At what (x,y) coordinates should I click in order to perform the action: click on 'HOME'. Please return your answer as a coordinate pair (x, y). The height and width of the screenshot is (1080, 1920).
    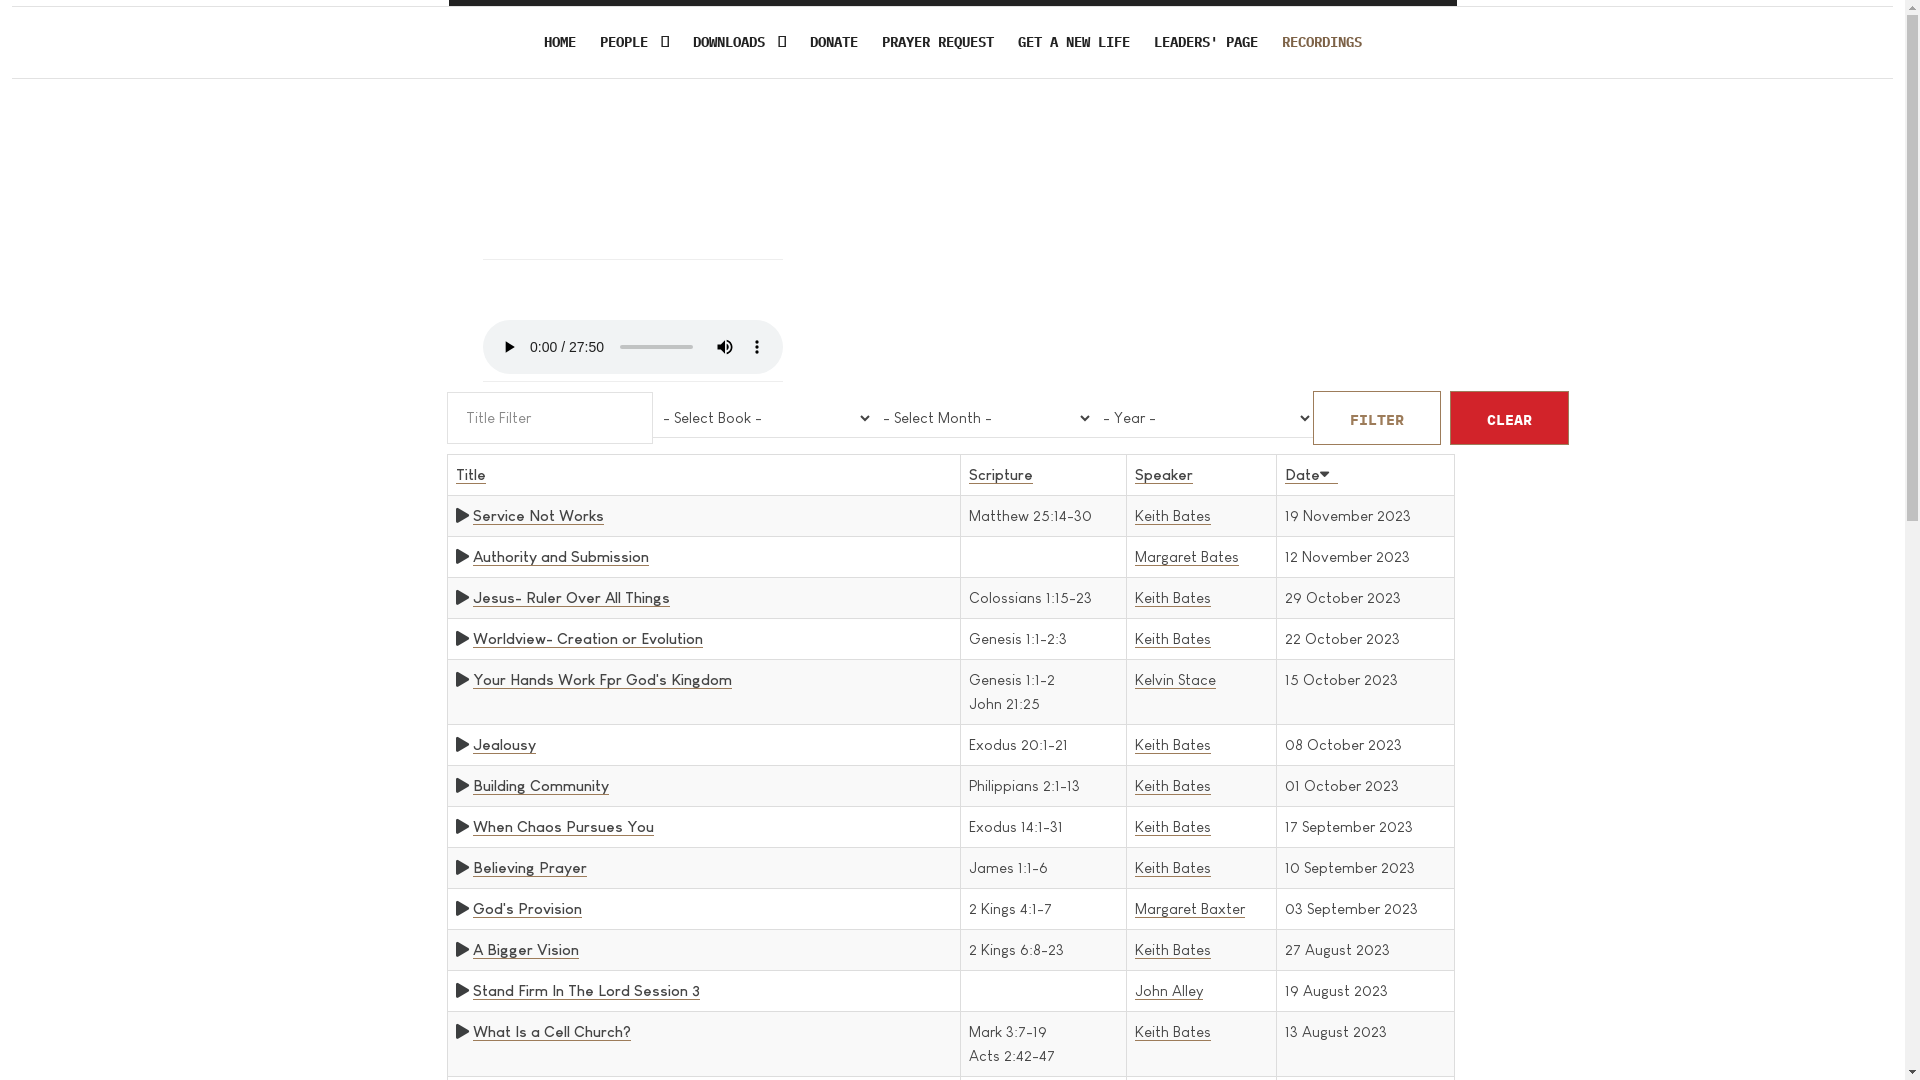
    Looking at the image, I should click on (560, 42).